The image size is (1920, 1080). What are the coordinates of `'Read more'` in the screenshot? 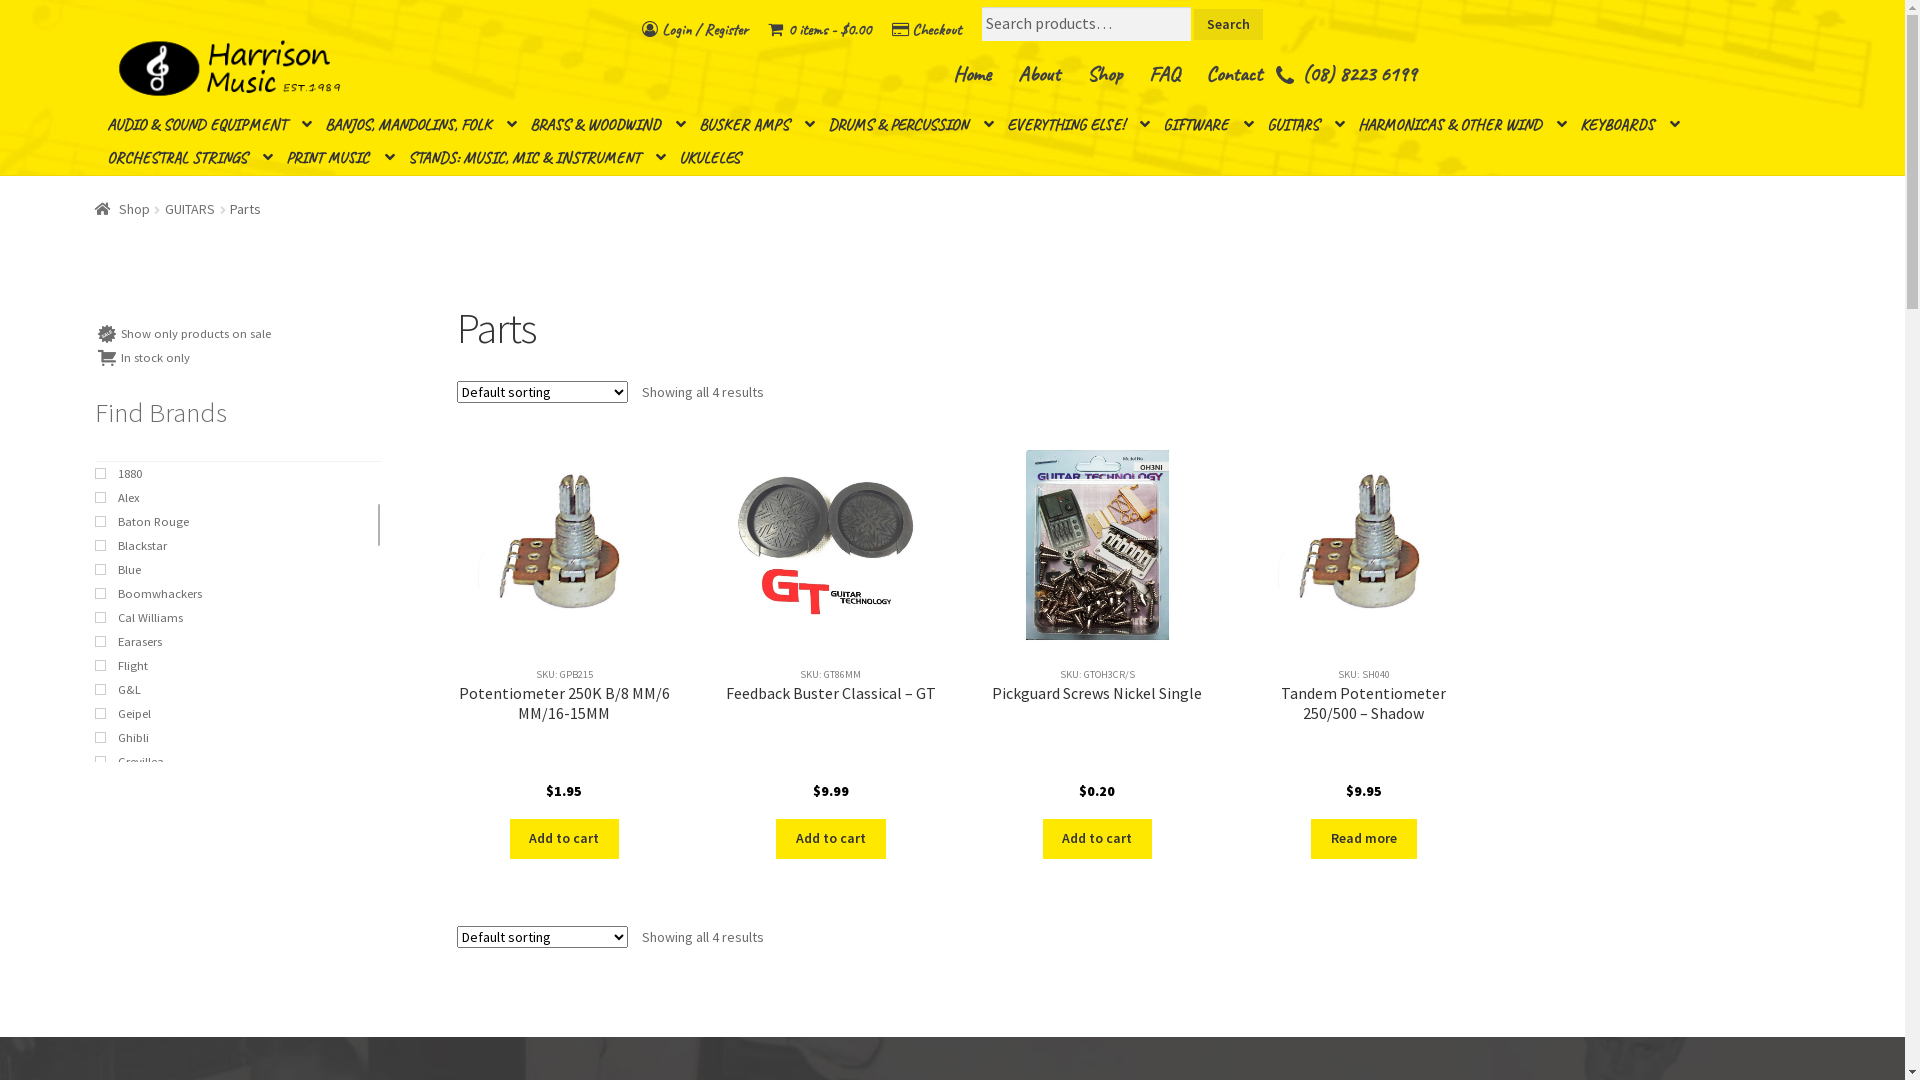 It's located at (1362, 839).